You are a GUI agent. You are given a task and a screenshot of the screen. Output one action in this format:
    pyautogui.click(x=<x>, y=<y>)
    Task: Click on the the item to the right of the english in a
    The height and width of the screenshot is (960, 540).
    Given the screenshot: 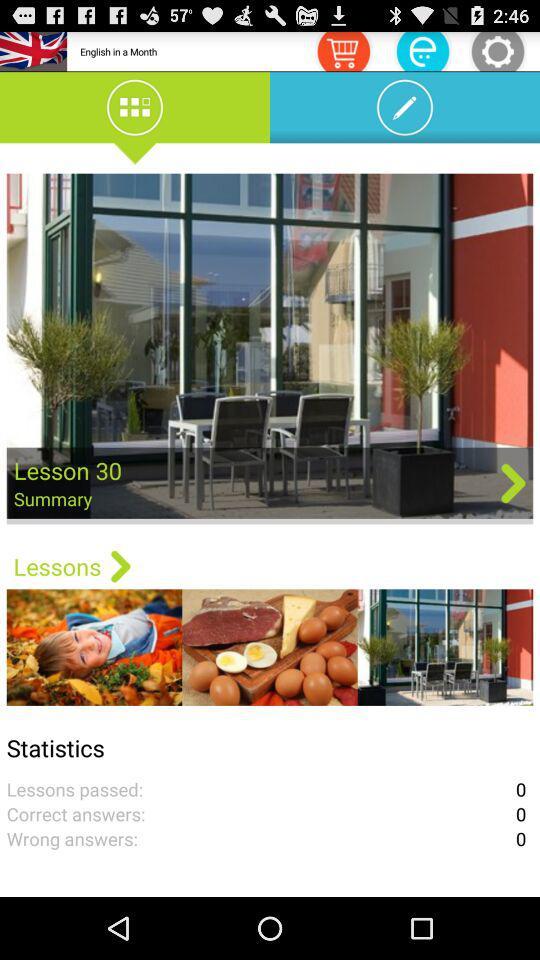 What is the action you would take?
    pyautogui.click(x=342, y=50)
    